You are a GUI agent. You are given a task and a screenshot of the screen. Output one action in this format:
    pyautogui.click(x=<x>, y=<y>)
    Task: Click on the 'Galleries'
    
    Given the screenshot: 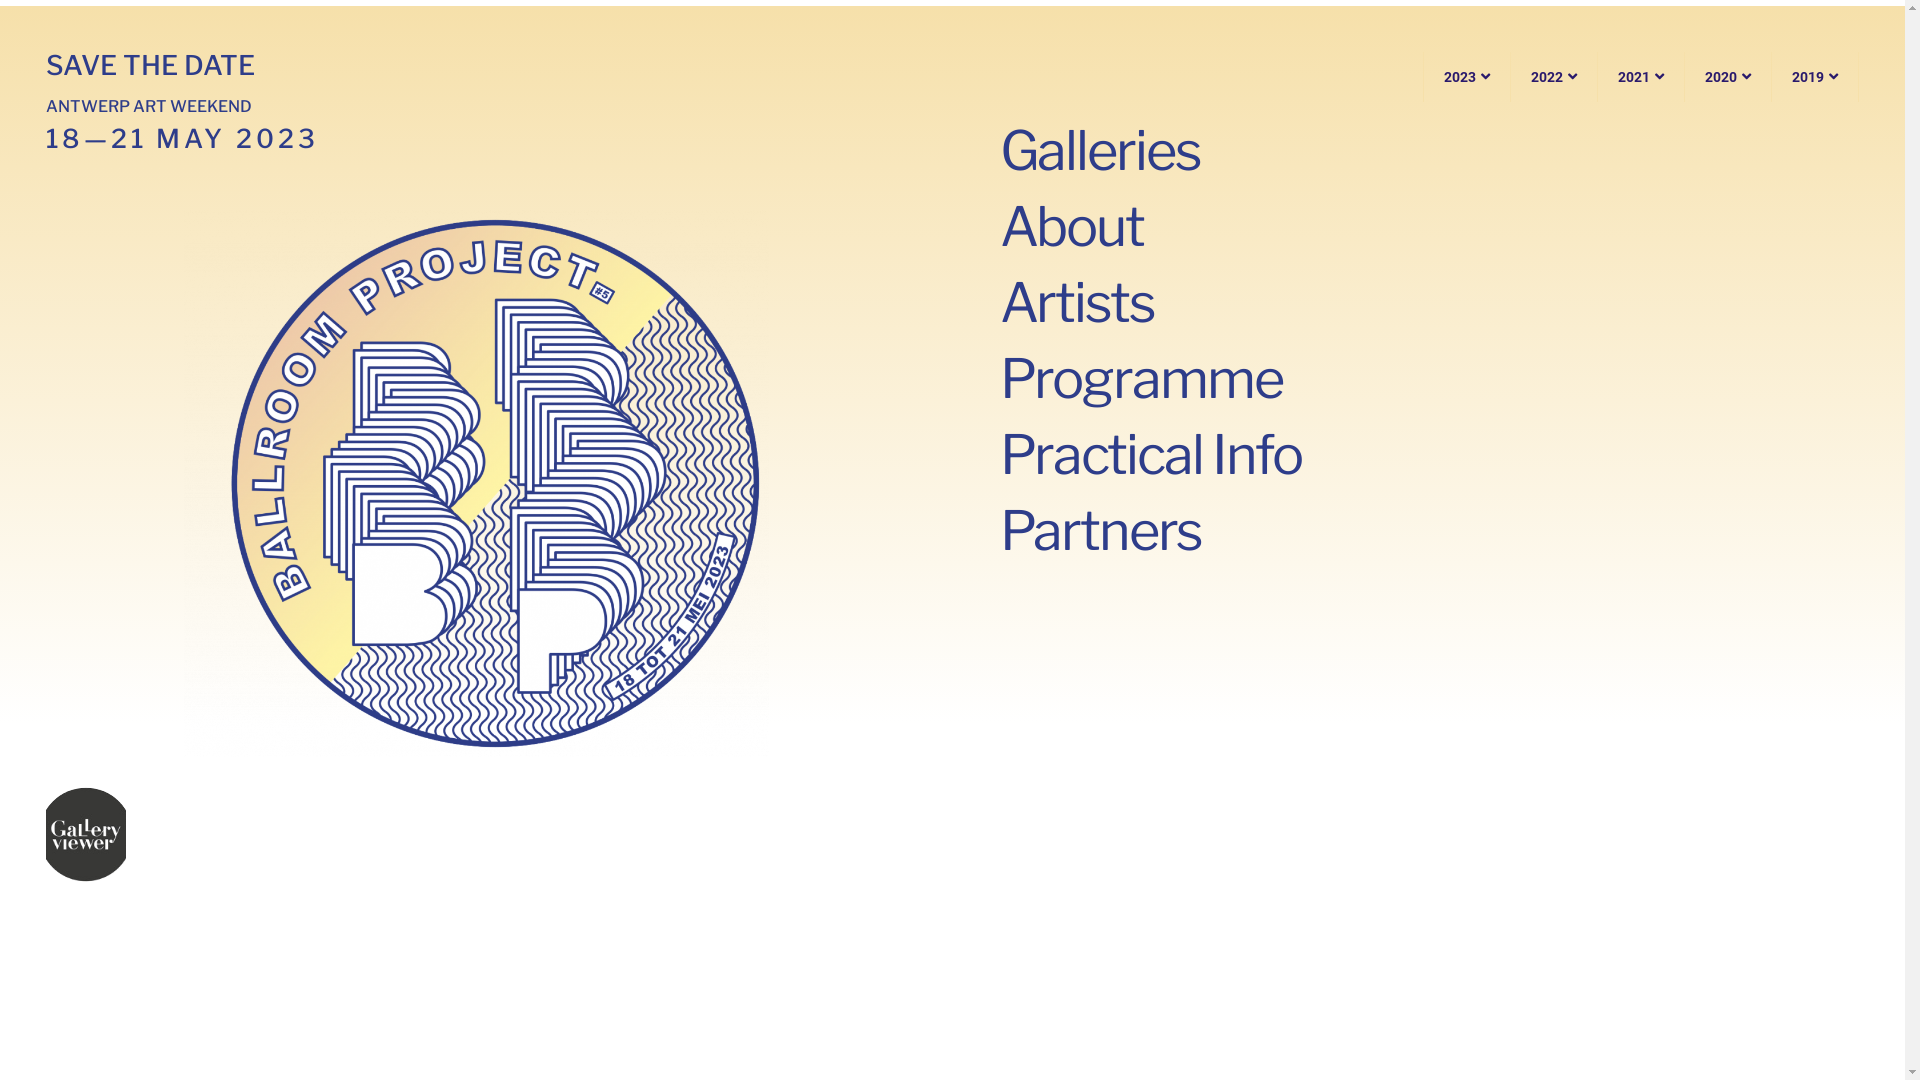 What is the action you would take?
    pyautogui.click(x=1098, y=149)
    